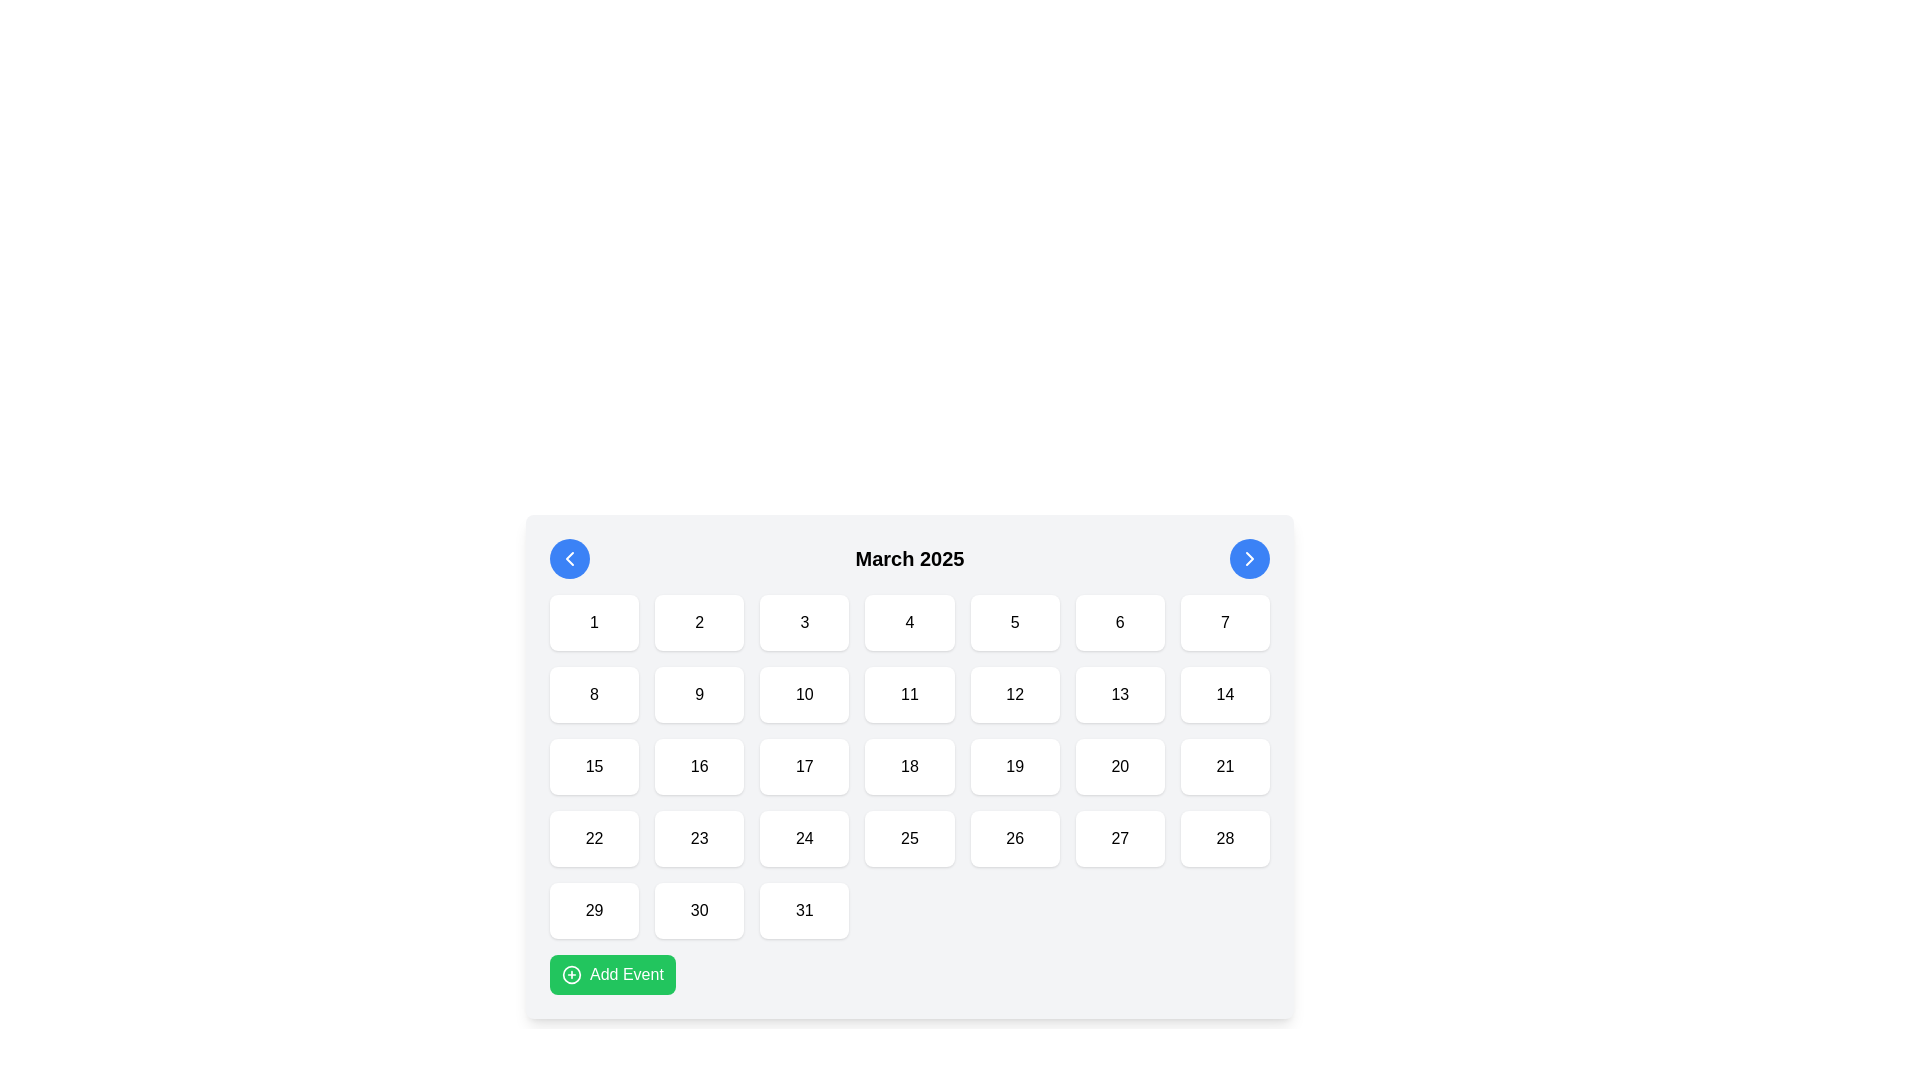 The width and height of the screenshot is (1920, 1080). Describe the element at coordinates (909, 766) in the screenshot. I see `the rectangular button displaying the number '18' in black text, which is the sixth button in the third row of the calendar interface` at that location.